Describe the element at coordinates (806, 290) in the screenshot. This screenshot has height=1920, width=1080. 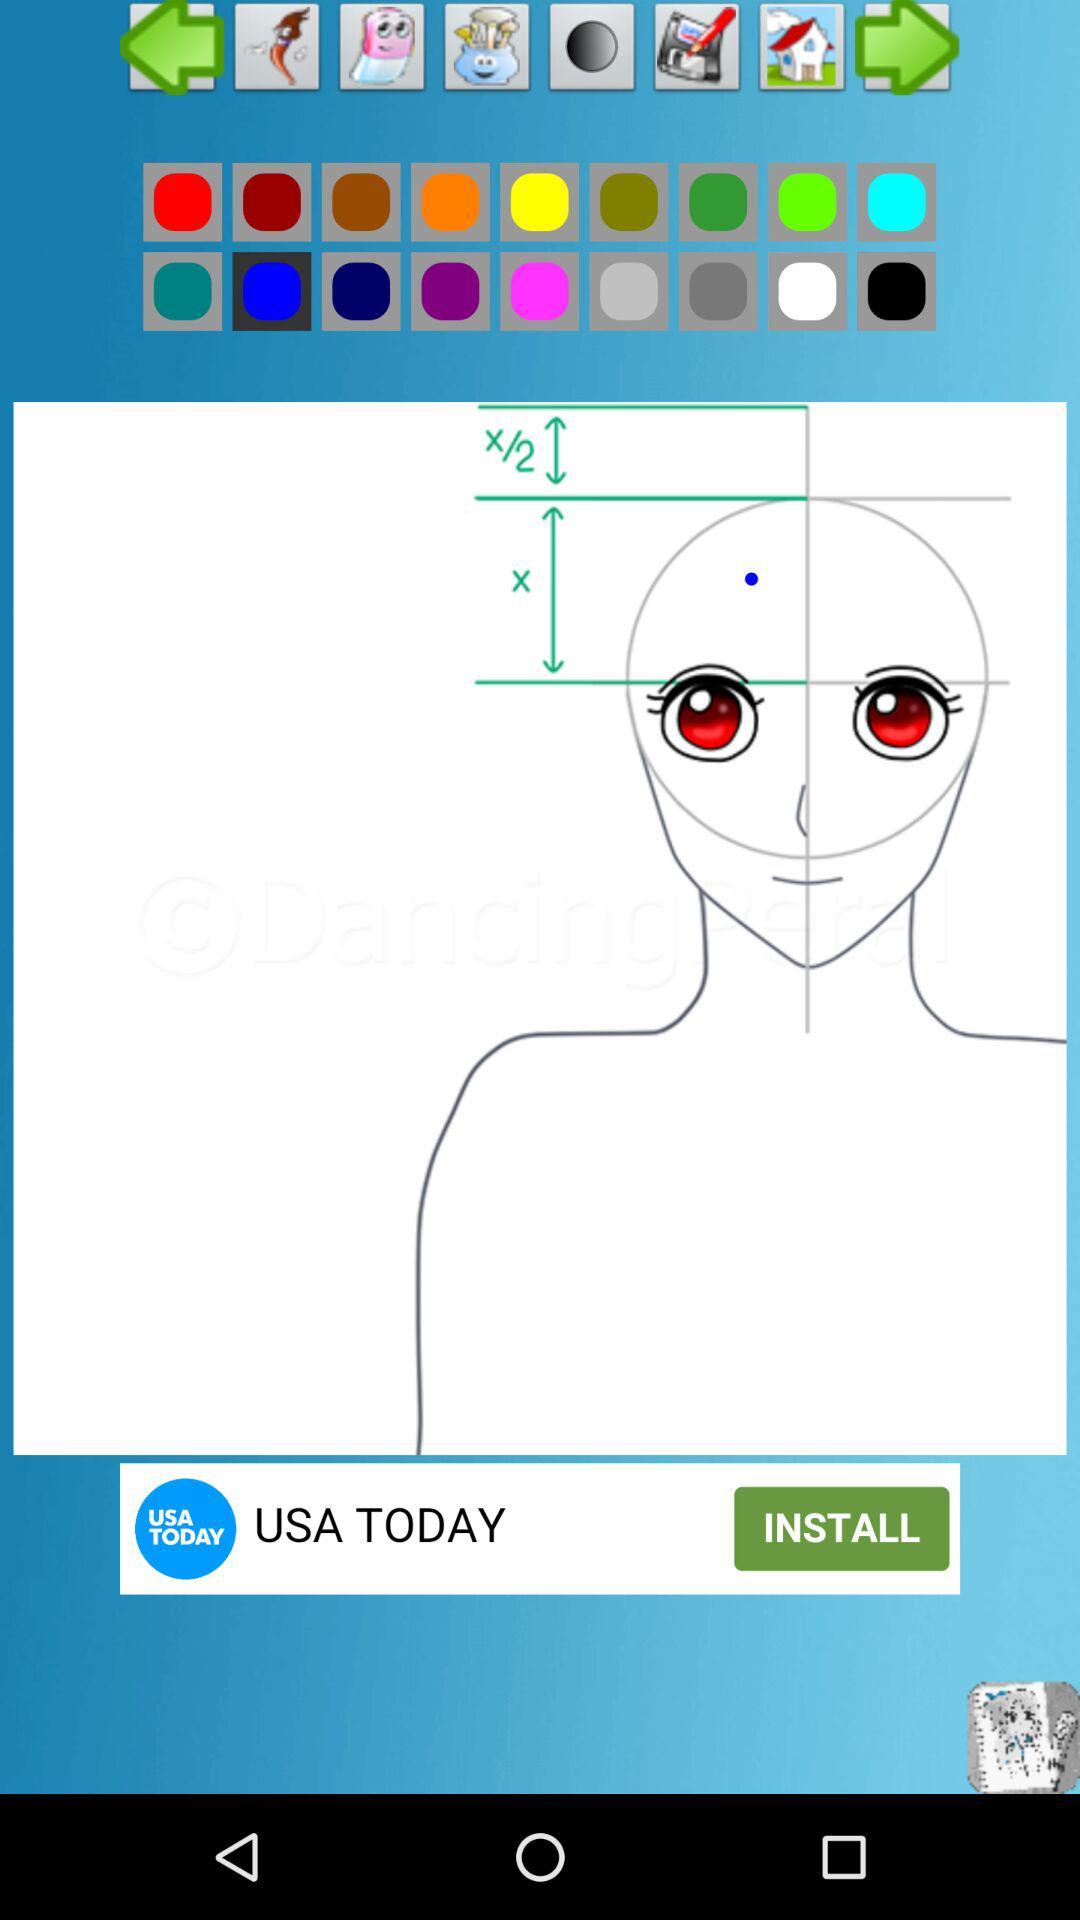
I see `white color` at that location.